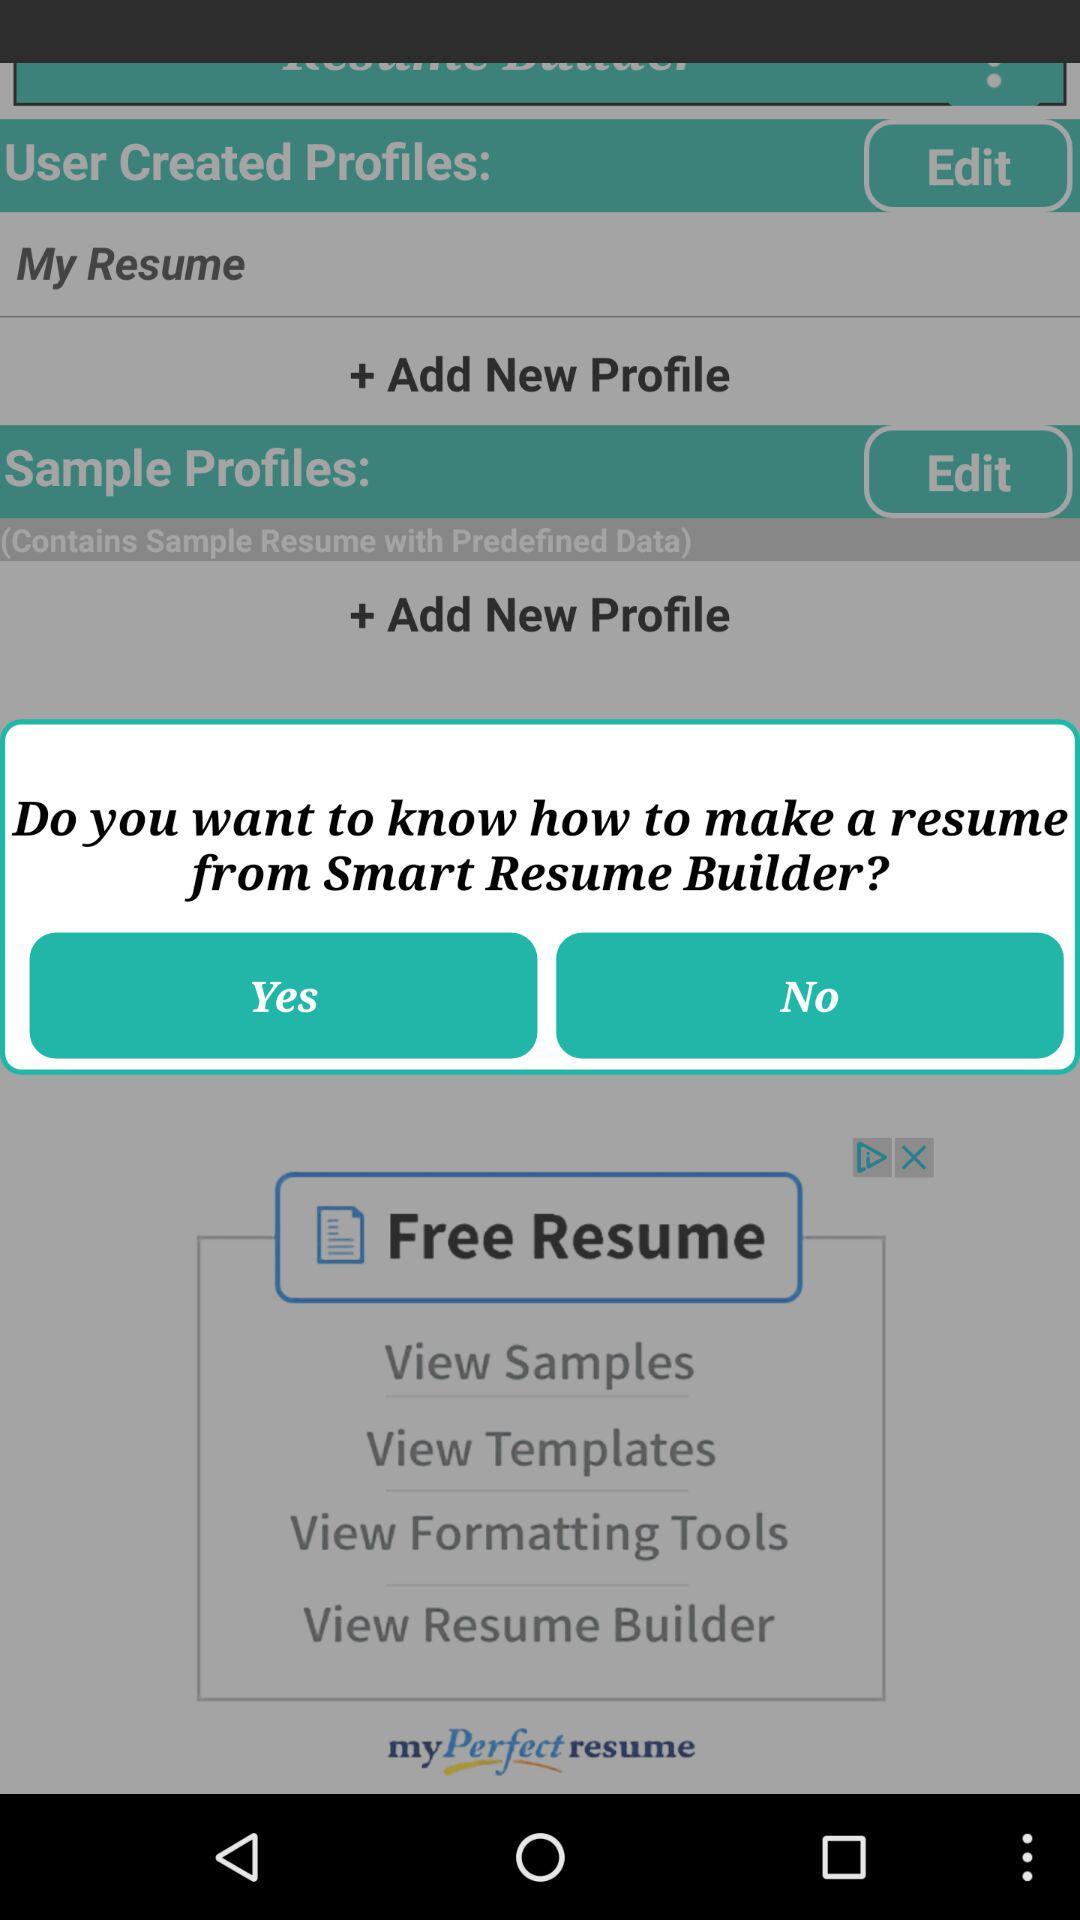  Describe the element at coordinates (810, 995) in the screenshot. I see `item to the right of yes button` at that location.